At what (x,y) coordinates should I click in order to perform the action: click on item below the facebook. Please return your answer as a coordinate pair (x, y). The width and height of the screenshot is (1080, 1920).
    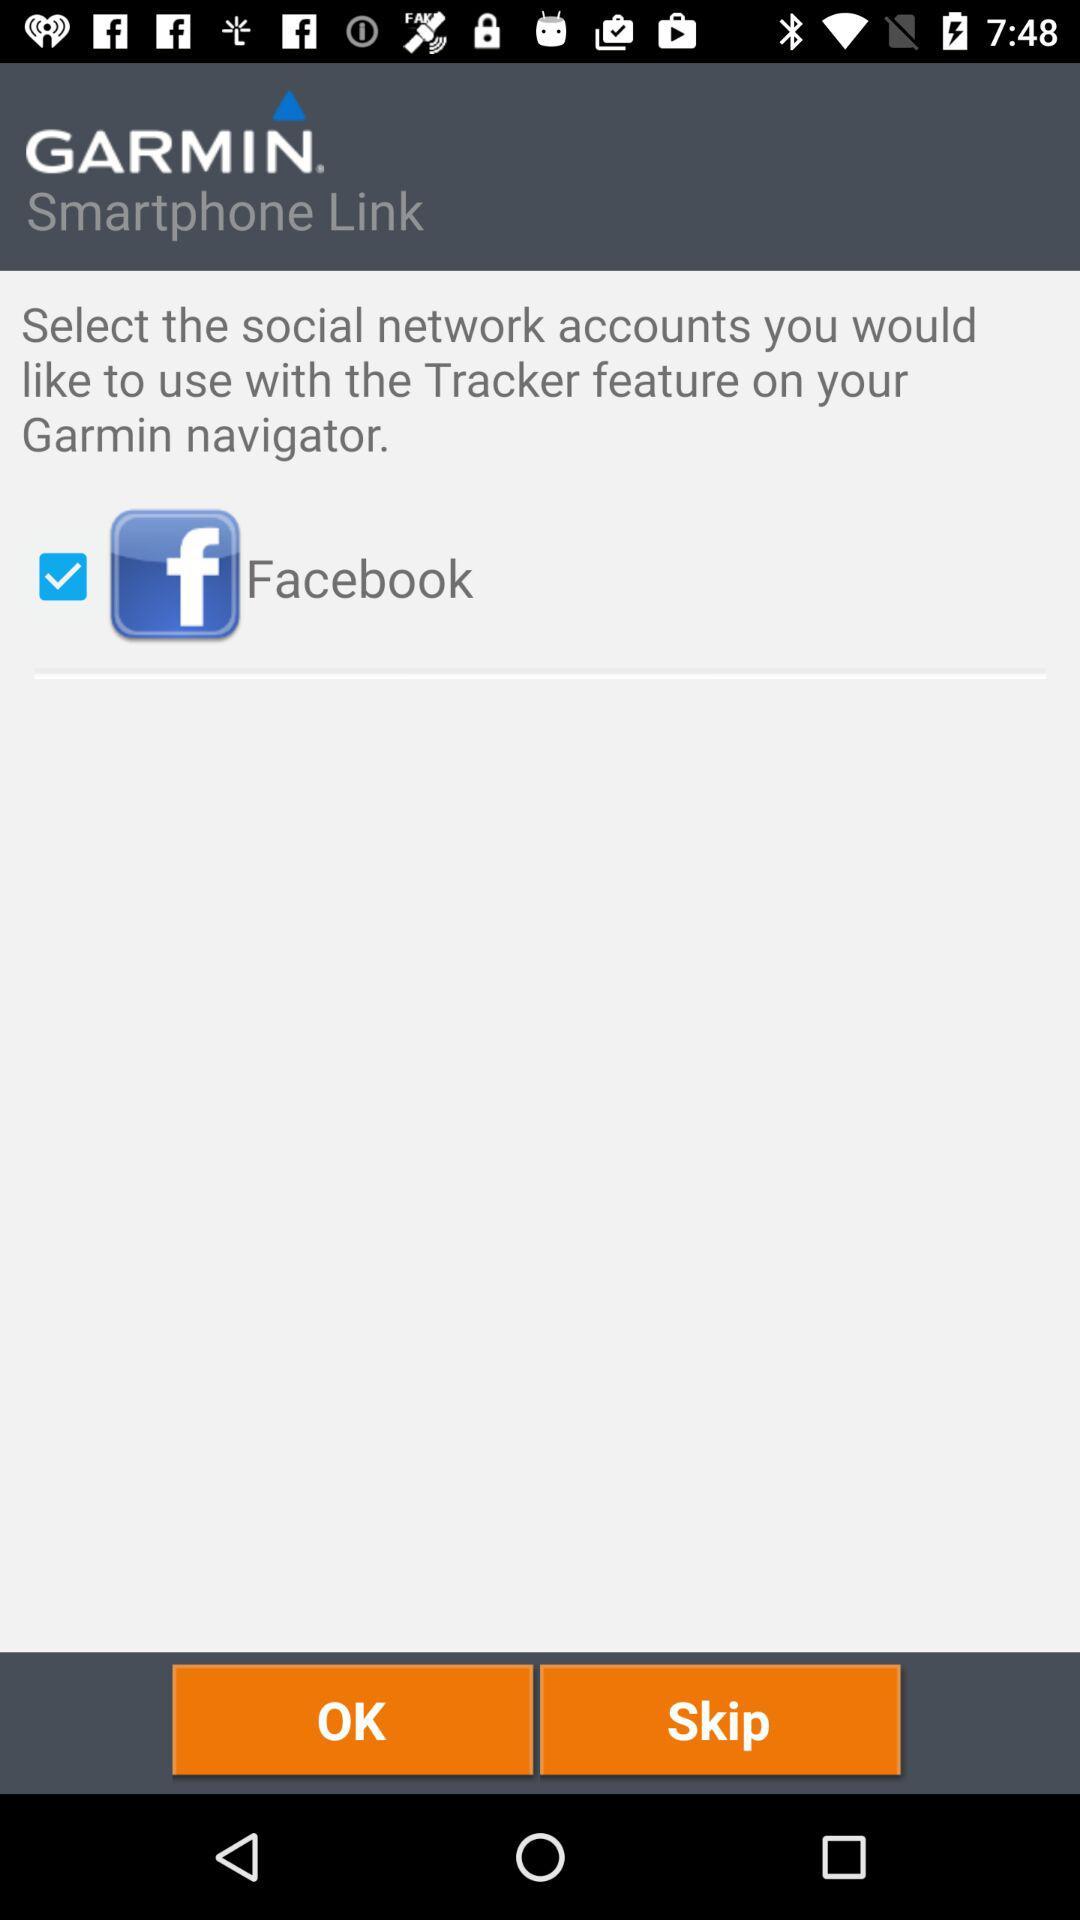
    Looking at the image, I should click on (355, 1722).